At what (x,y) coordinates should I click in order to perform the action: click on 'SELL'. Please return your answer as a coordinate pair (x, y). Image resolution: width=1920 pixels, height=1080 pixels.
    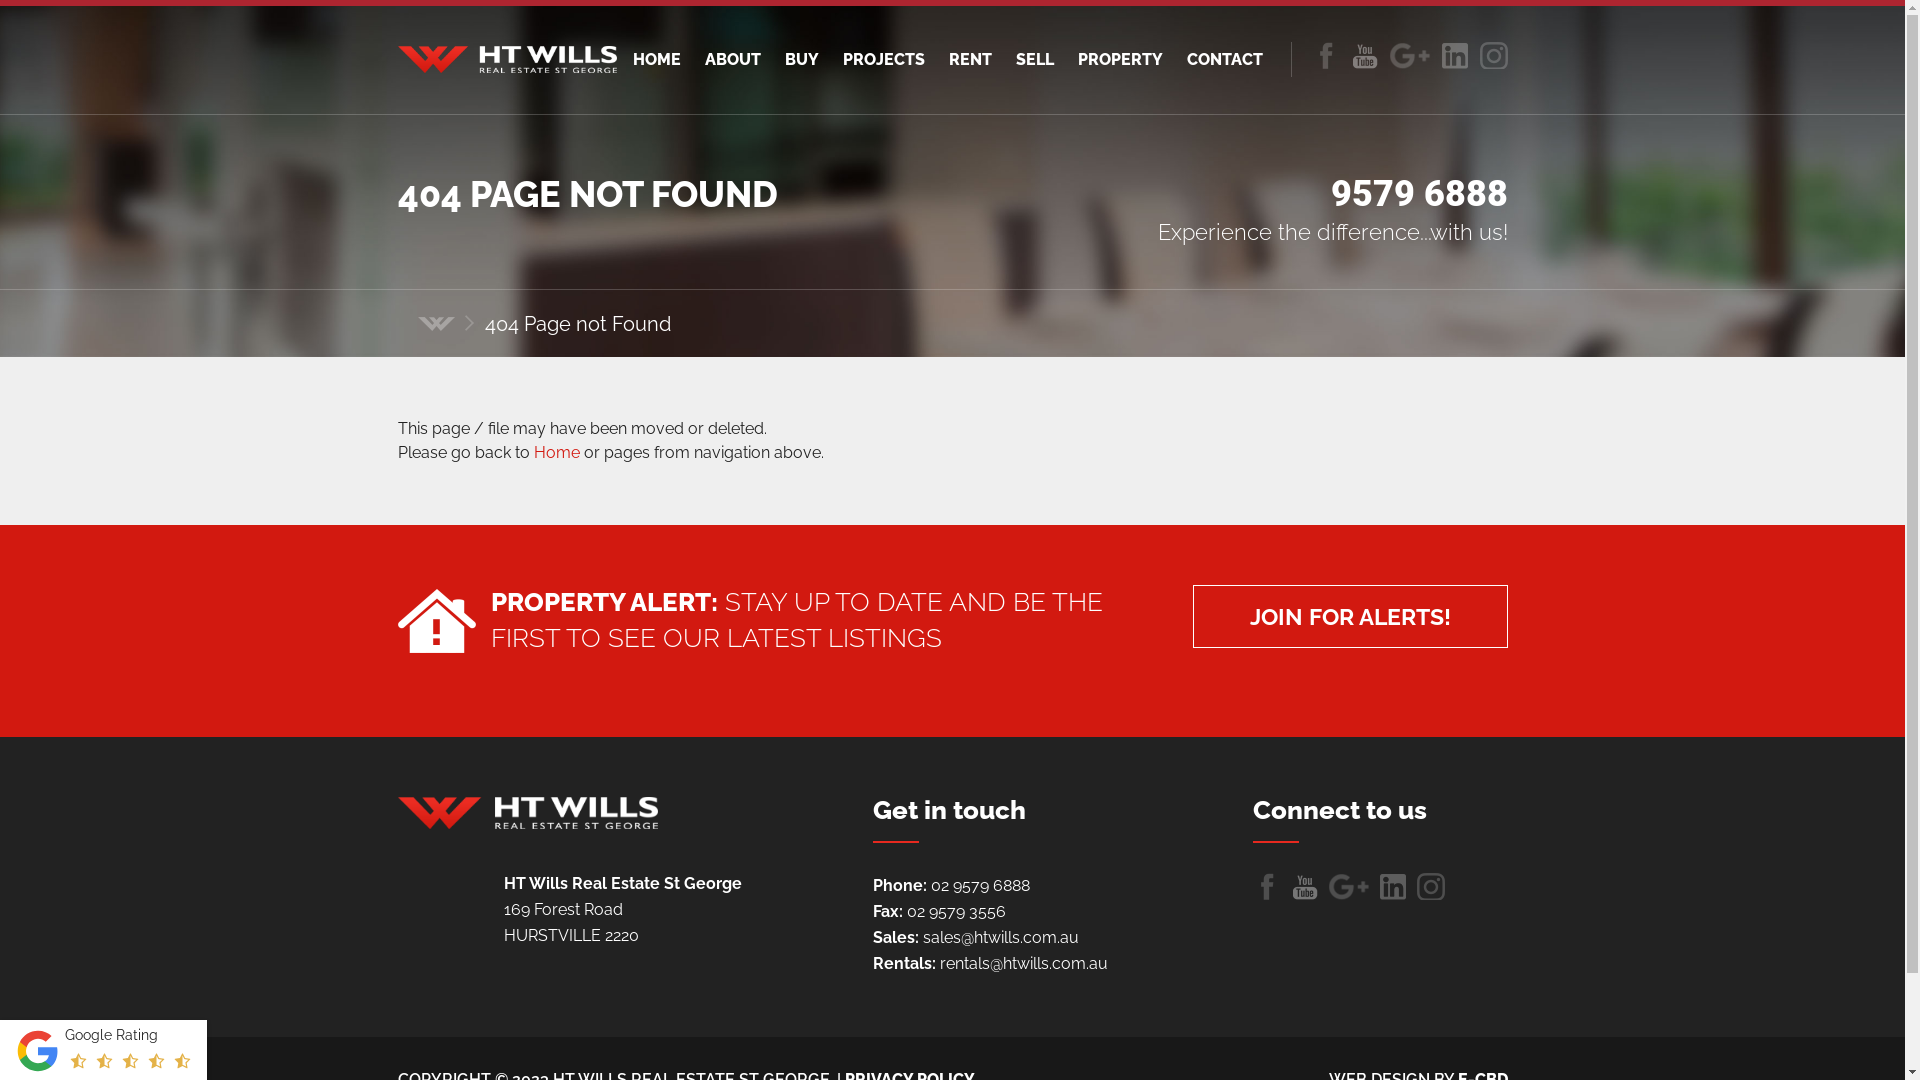
    Looking at the image, I should click on (1035, 59).